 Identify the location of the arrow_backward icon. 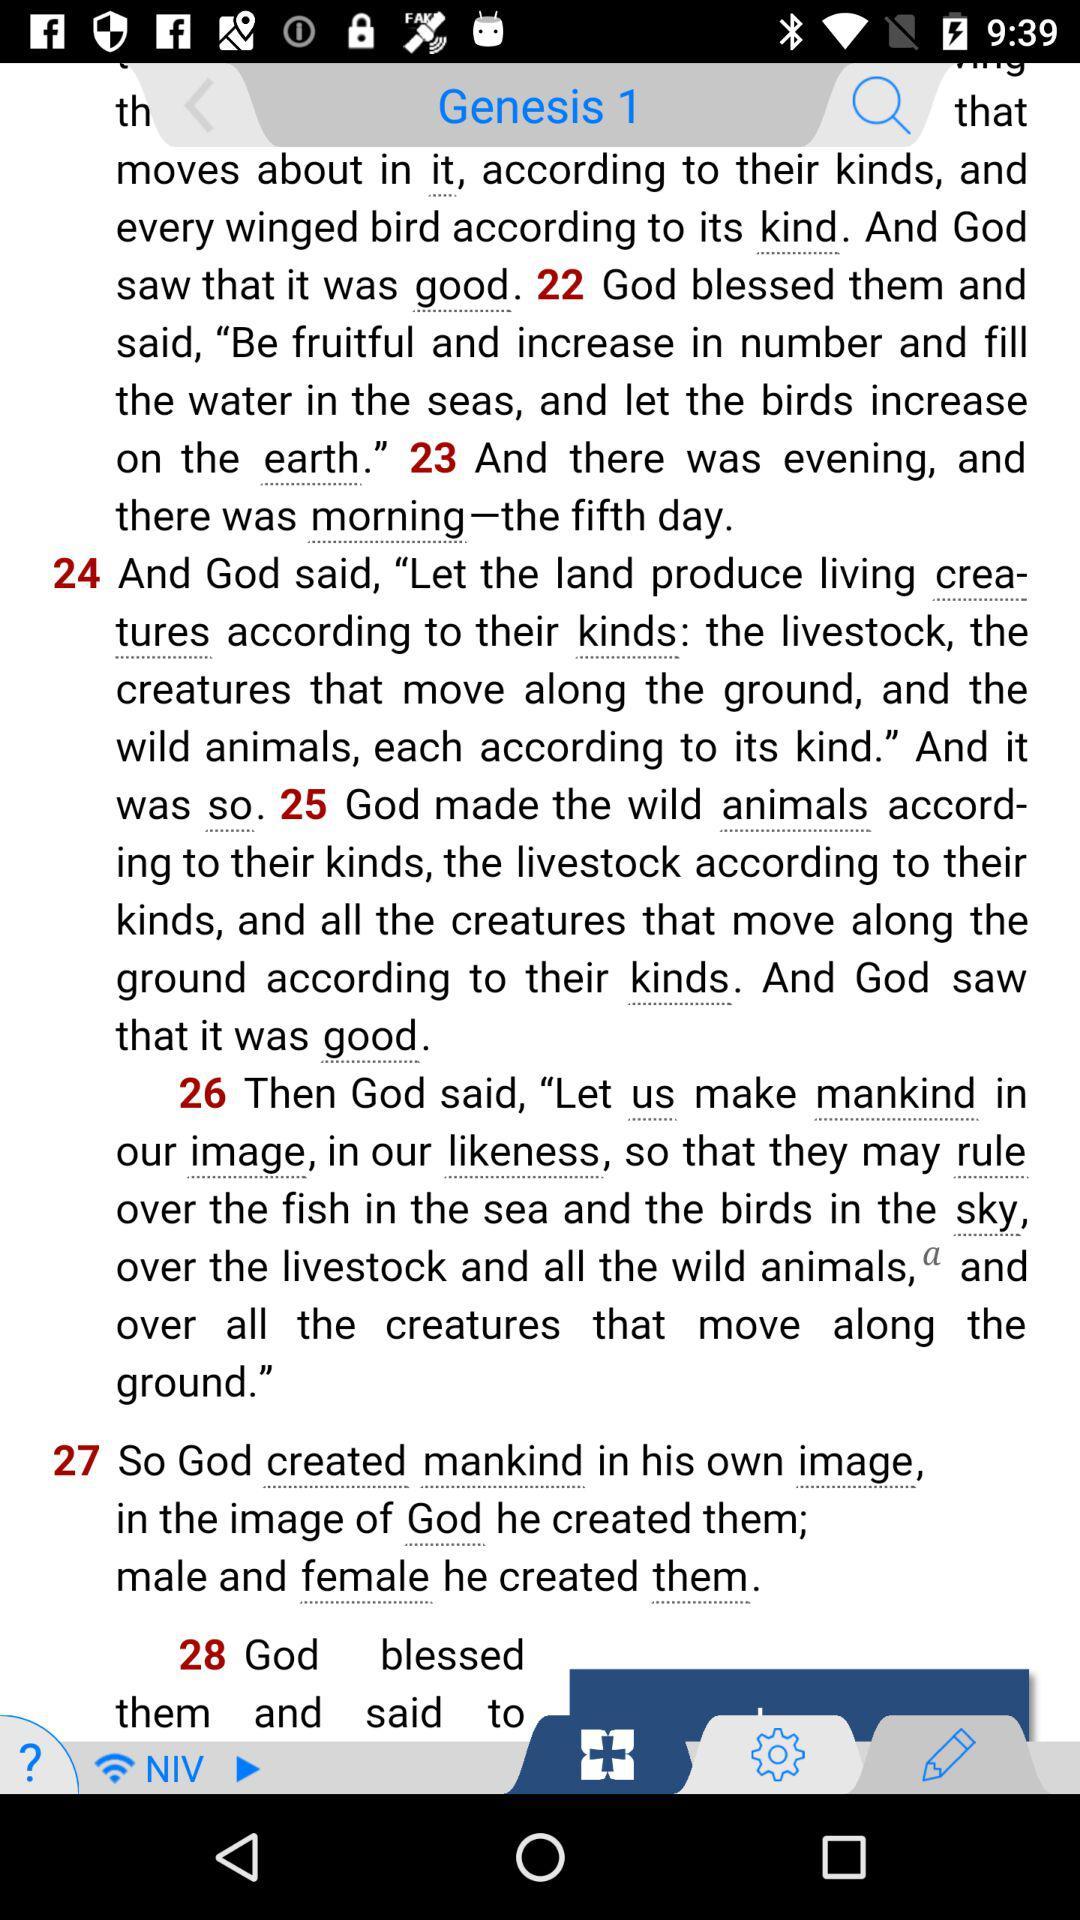
(198, 104).